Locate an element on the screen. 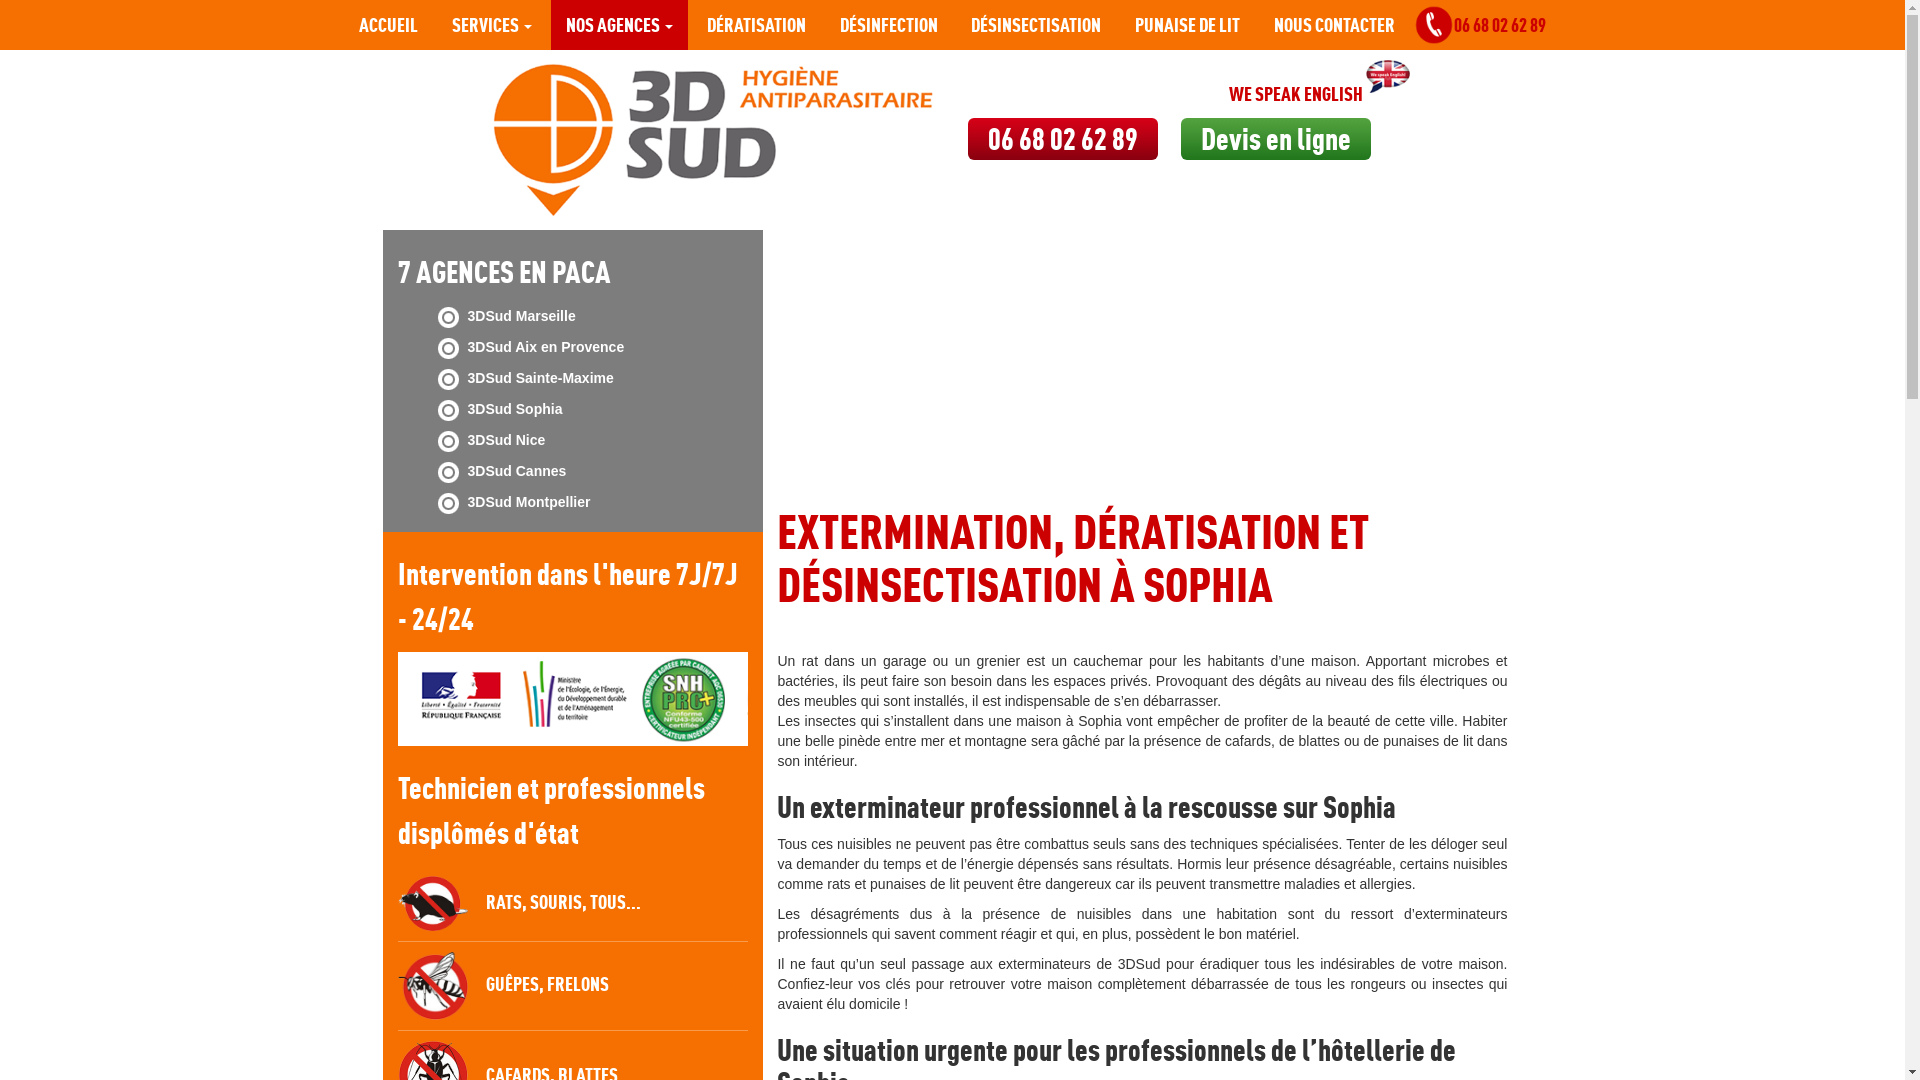 The image size is (1920, 1080). 'ACCUEIL' is located at coordinates (344, 24).